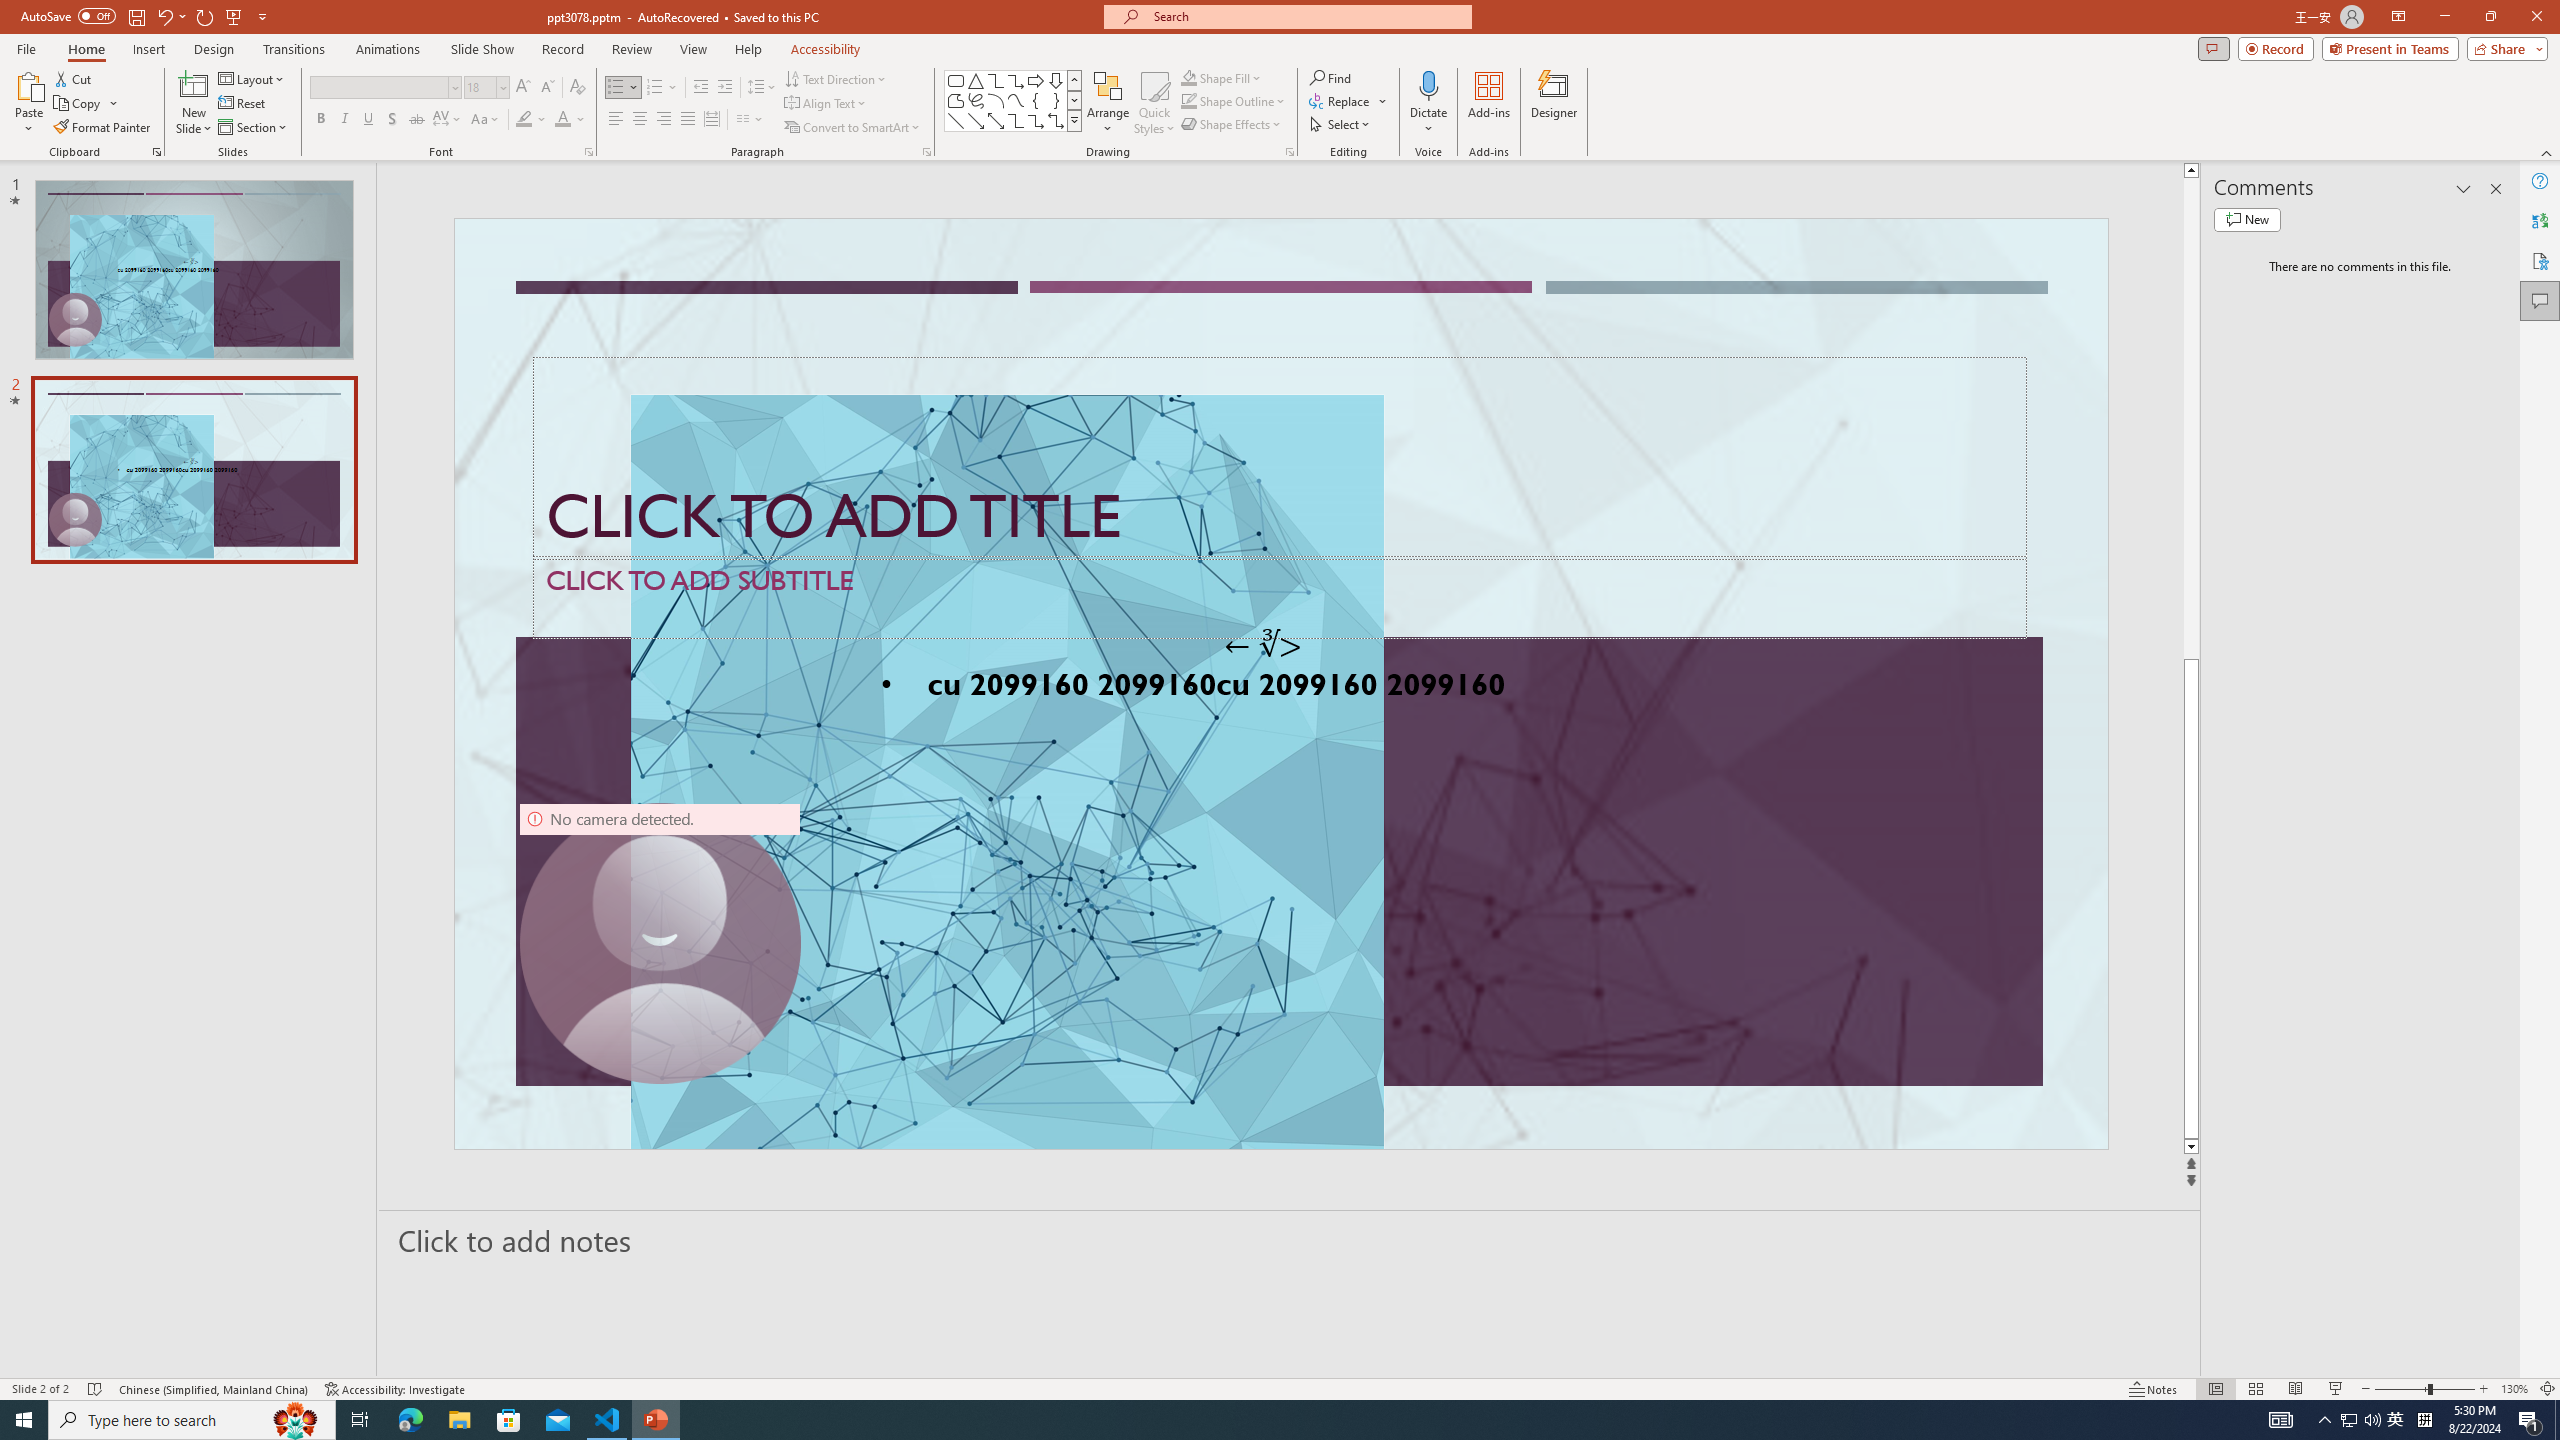  What do you see at coordinates (155, 150) in the screenshot?
I see `'Office Clipboard...'` at bounding box center [155, 150].